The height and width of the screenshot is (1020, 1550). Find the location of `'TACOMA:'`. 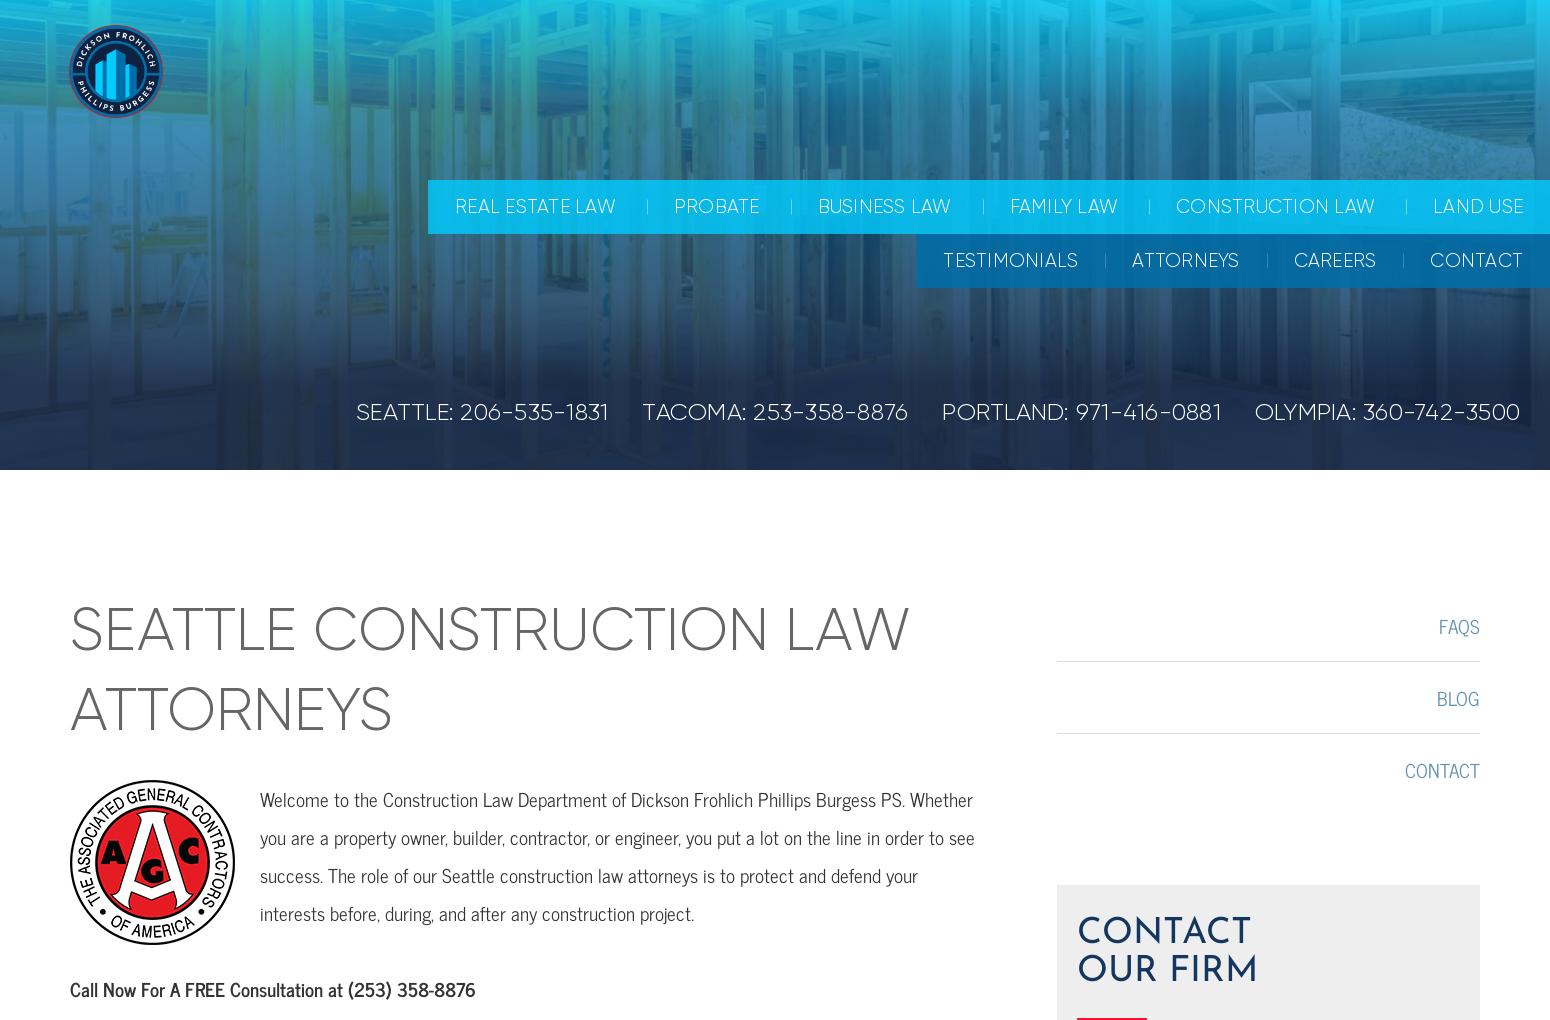

'TACOMA:' is located at coordinates (696, 411).